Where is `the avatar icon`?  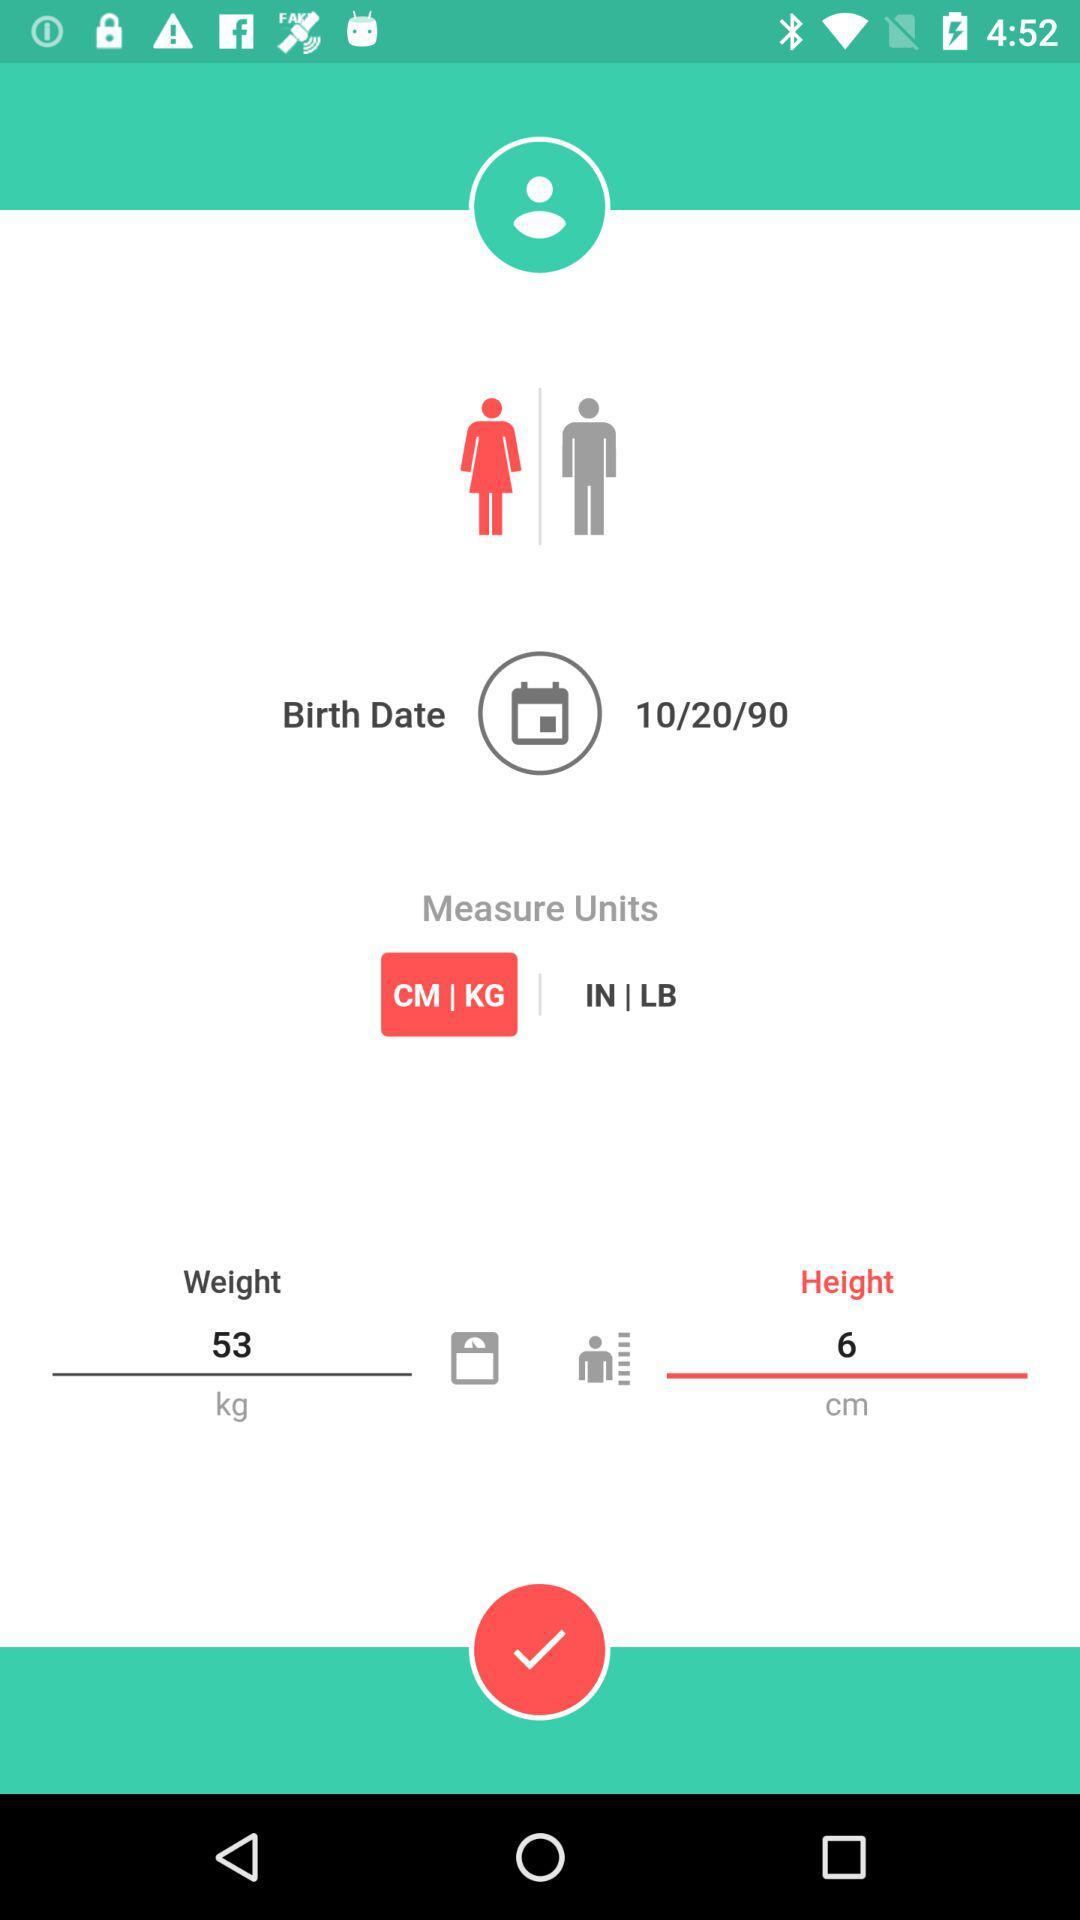
the avatar icon is located at coordinates (538, 207).